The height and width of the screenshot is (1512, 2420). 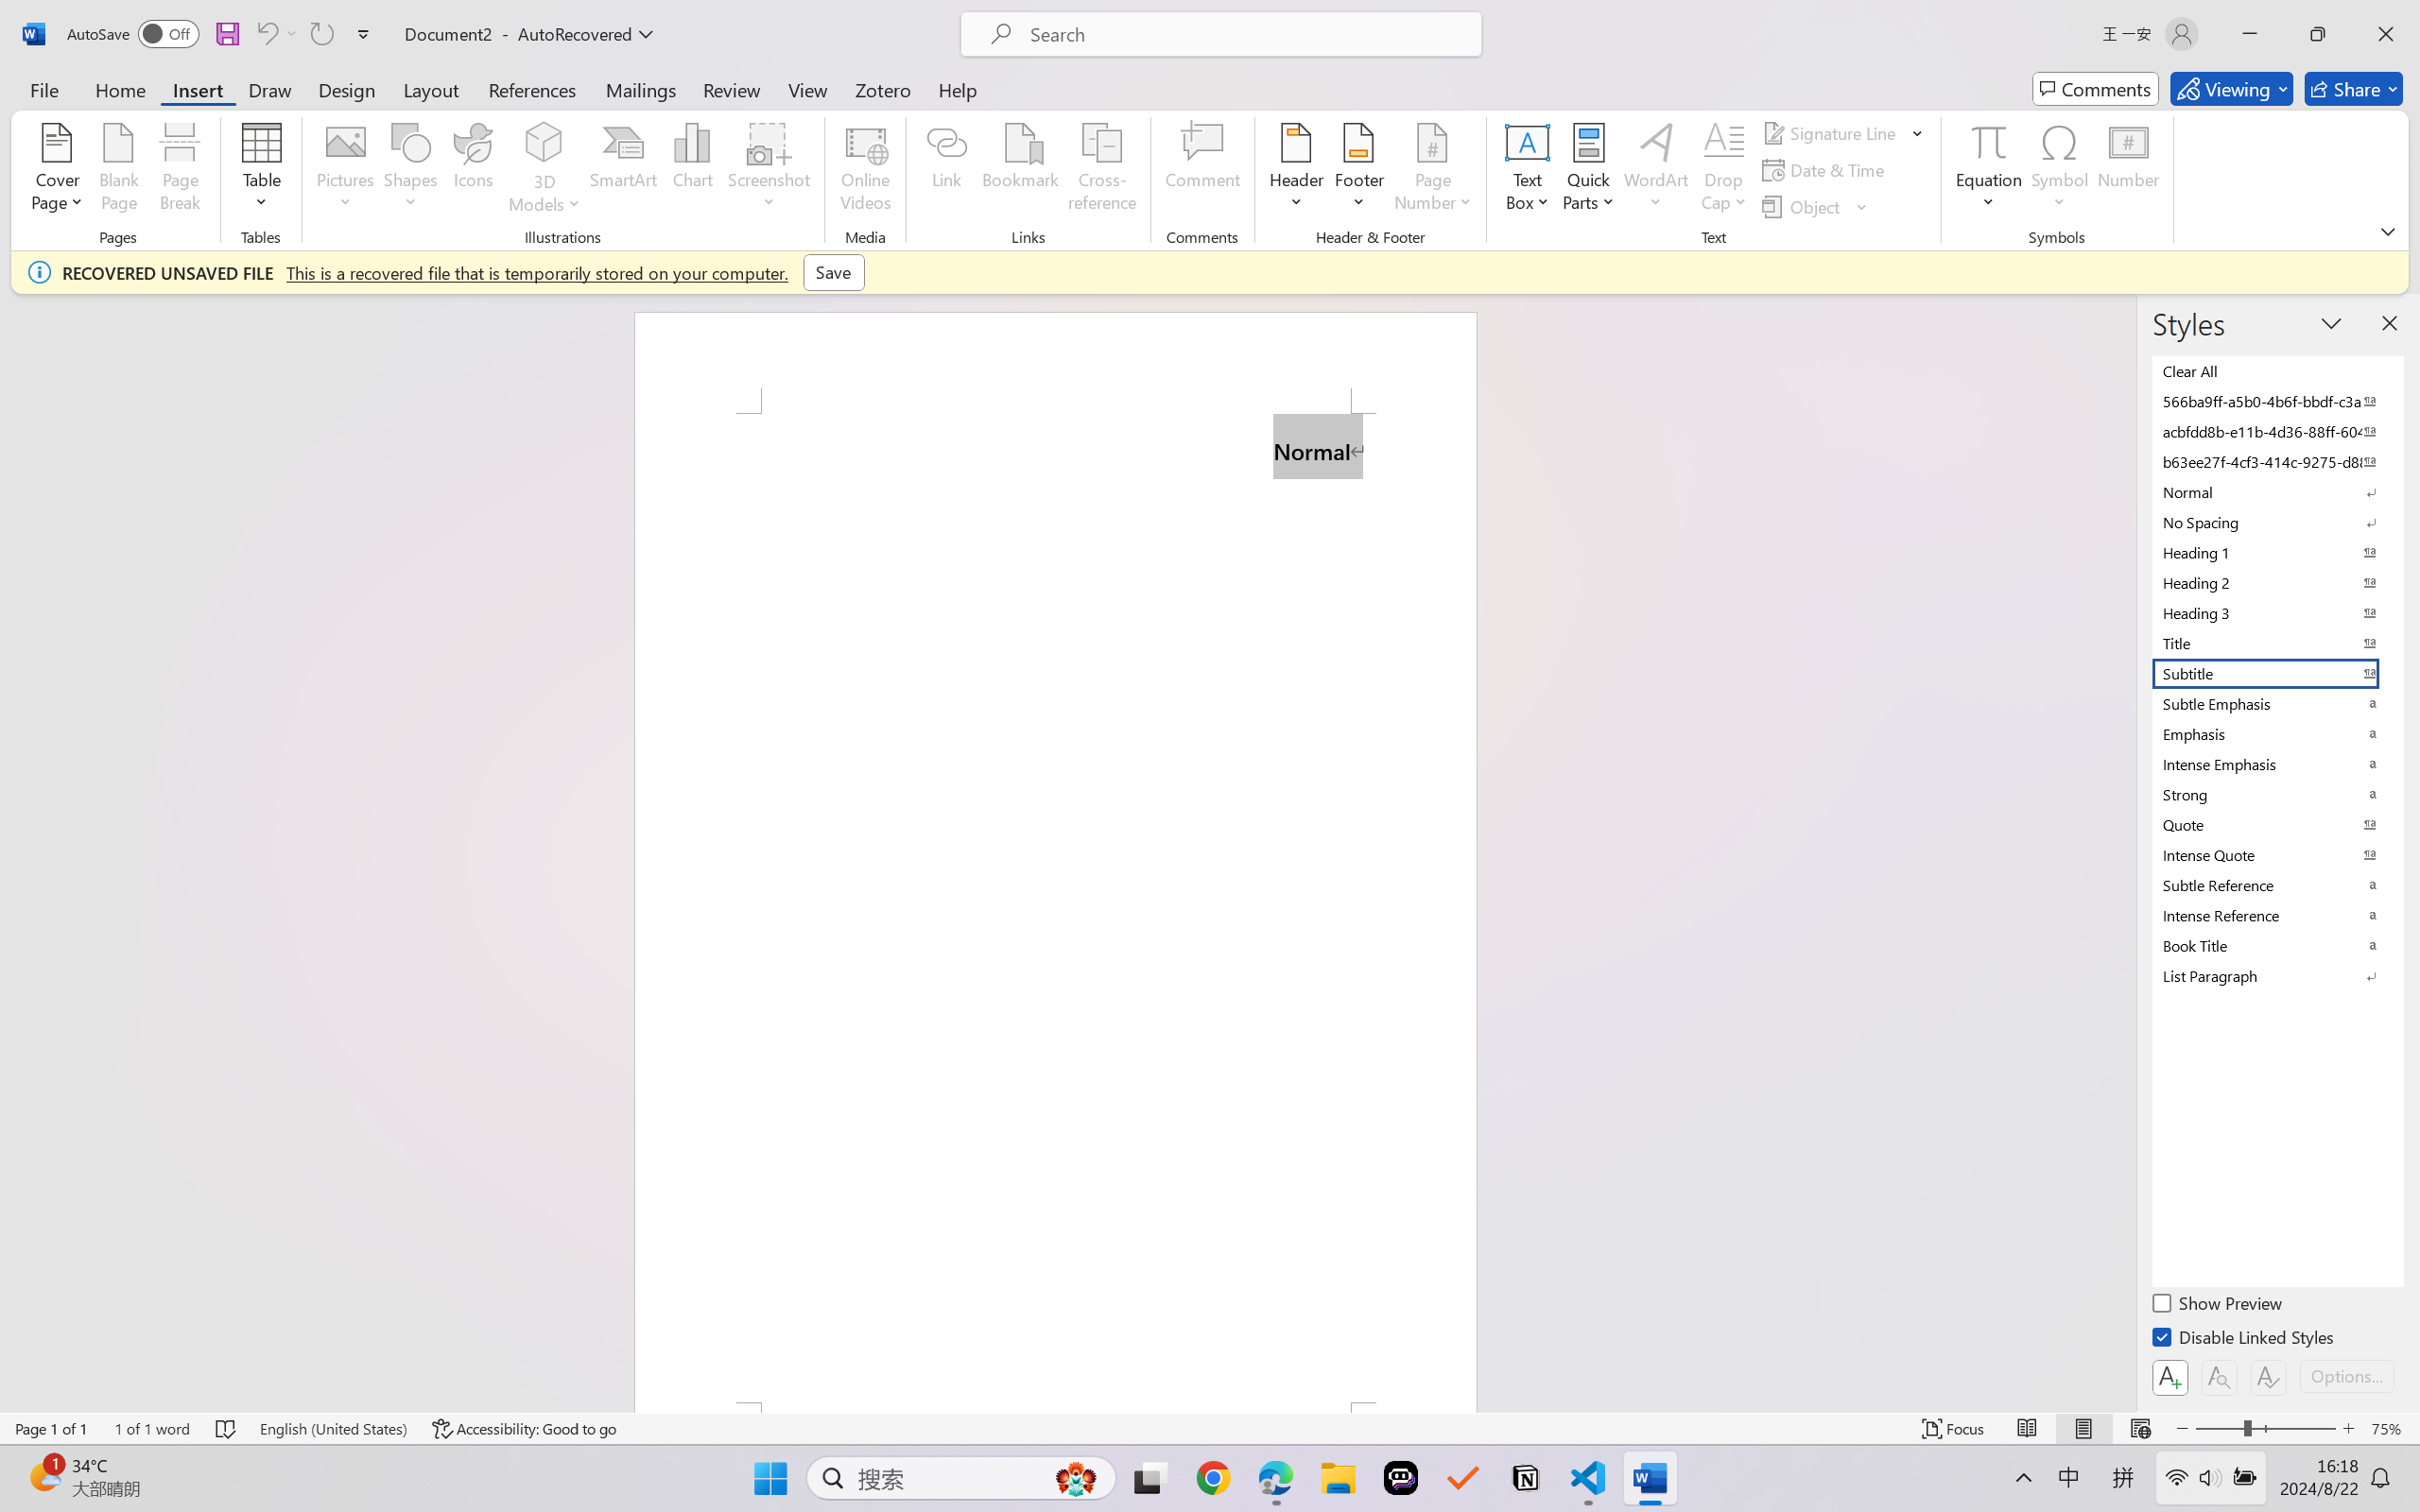 What do you see at coordinates (2275, 733) in the screenshot?
I see `'Emphasis'` at bounding box center [2275, 733].